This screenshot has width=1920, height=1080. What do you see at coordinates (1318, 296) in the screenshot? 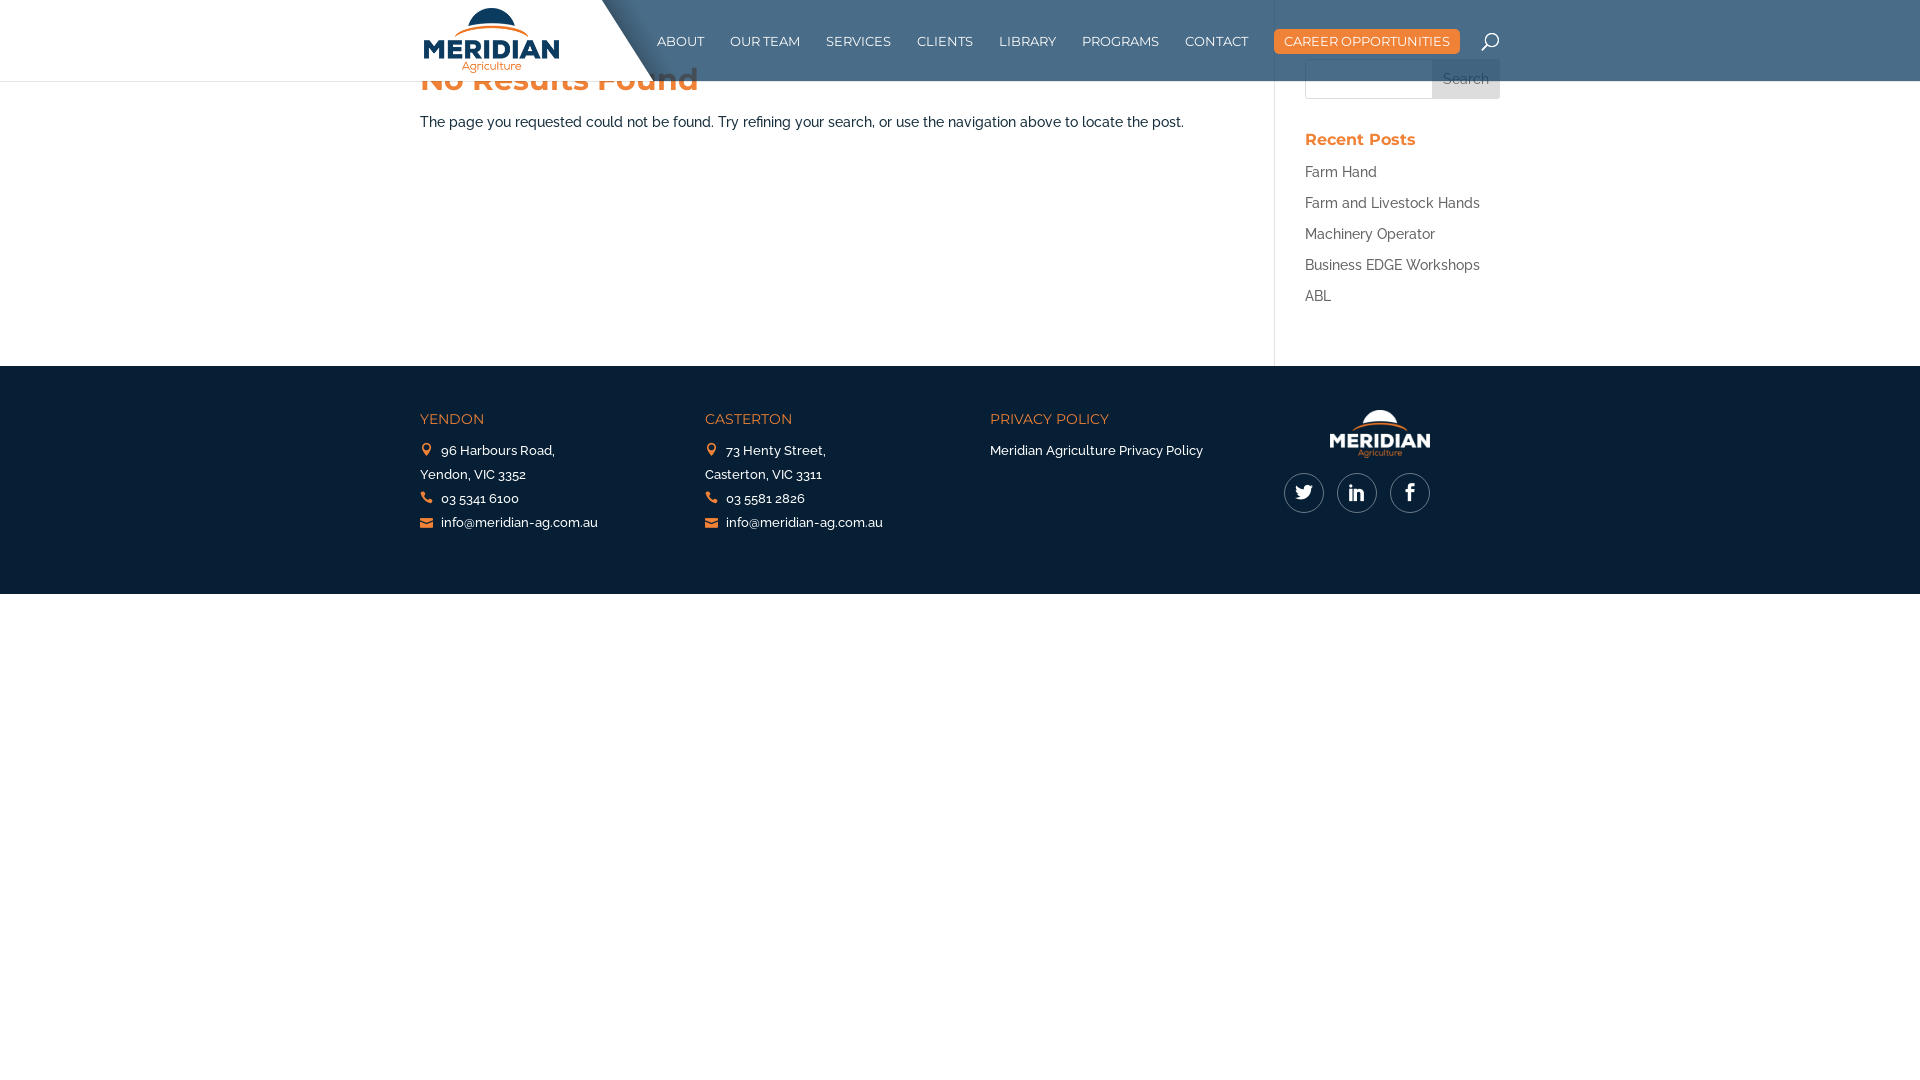
I see `'ABL'` at bounding box center [1318, 296].